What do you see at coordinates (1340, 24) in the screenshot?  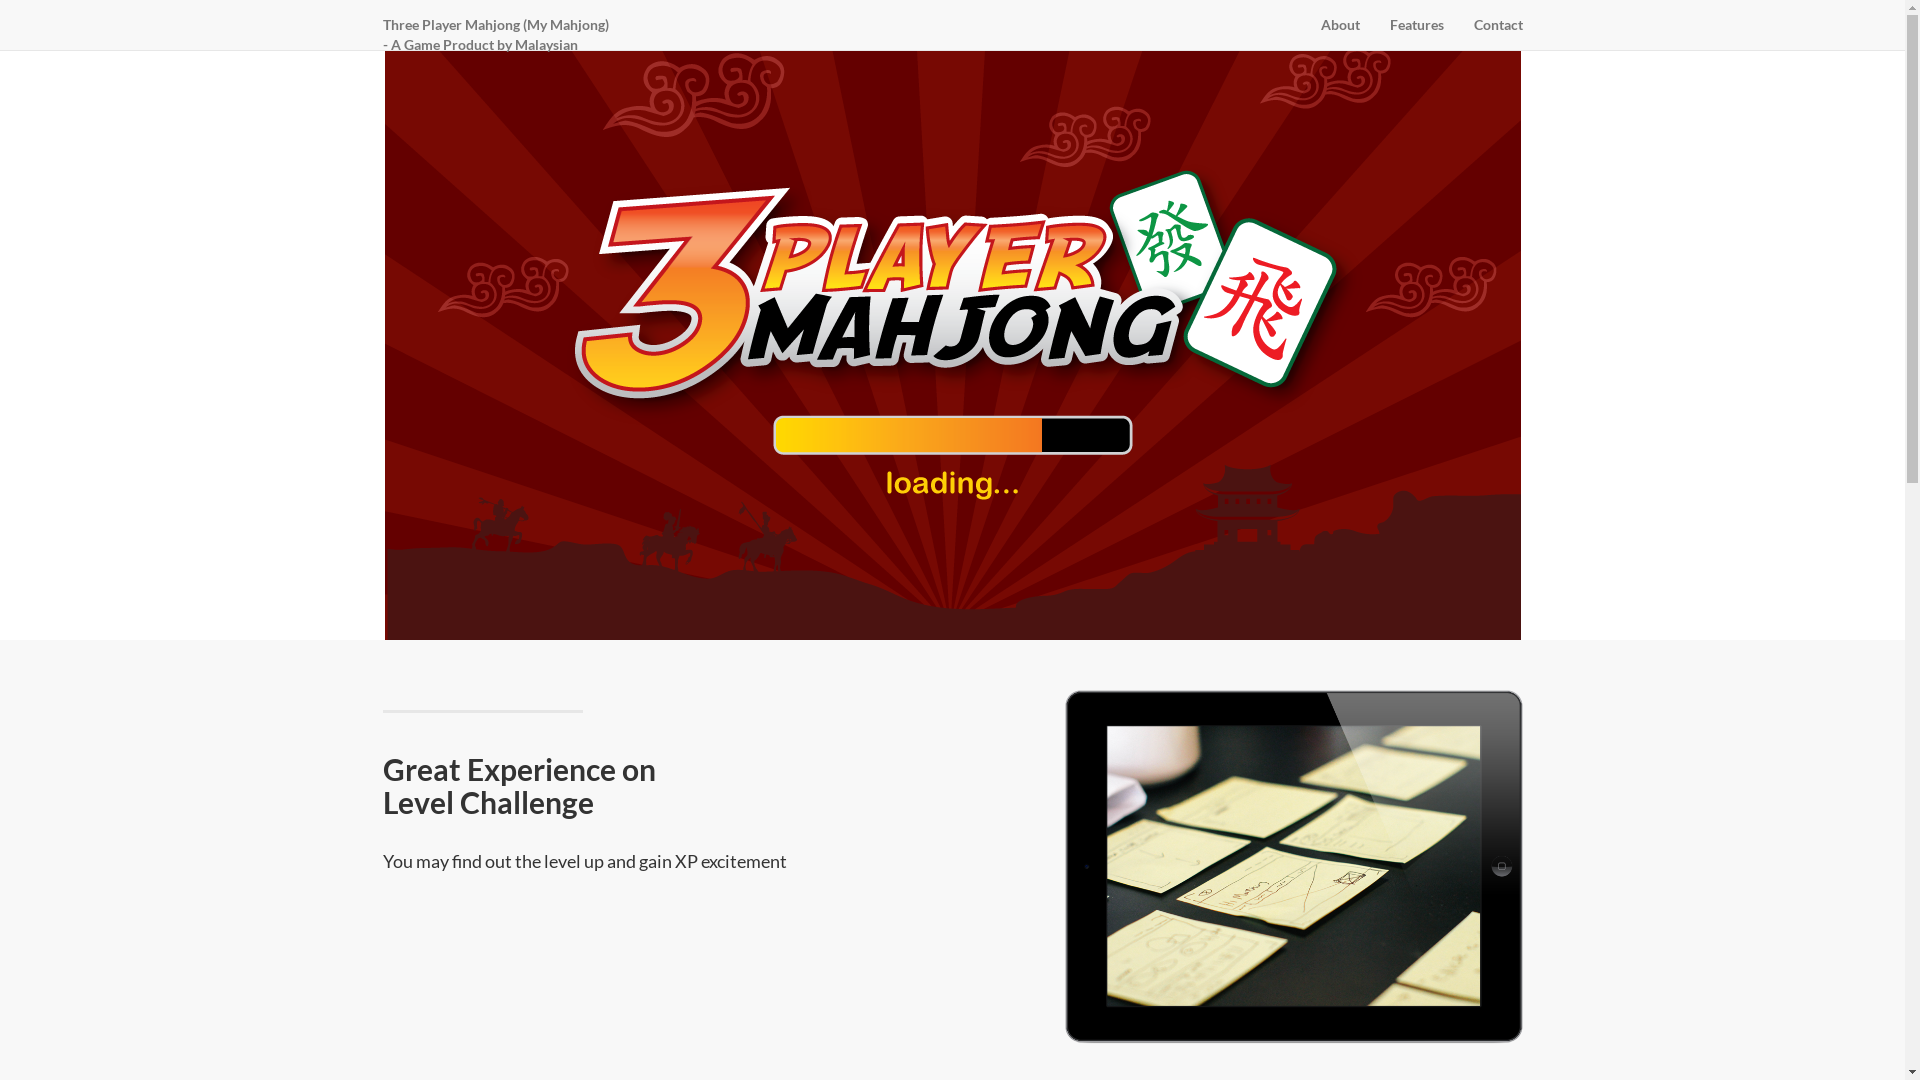 I see `'About'` at bounding box center [1340, 24].